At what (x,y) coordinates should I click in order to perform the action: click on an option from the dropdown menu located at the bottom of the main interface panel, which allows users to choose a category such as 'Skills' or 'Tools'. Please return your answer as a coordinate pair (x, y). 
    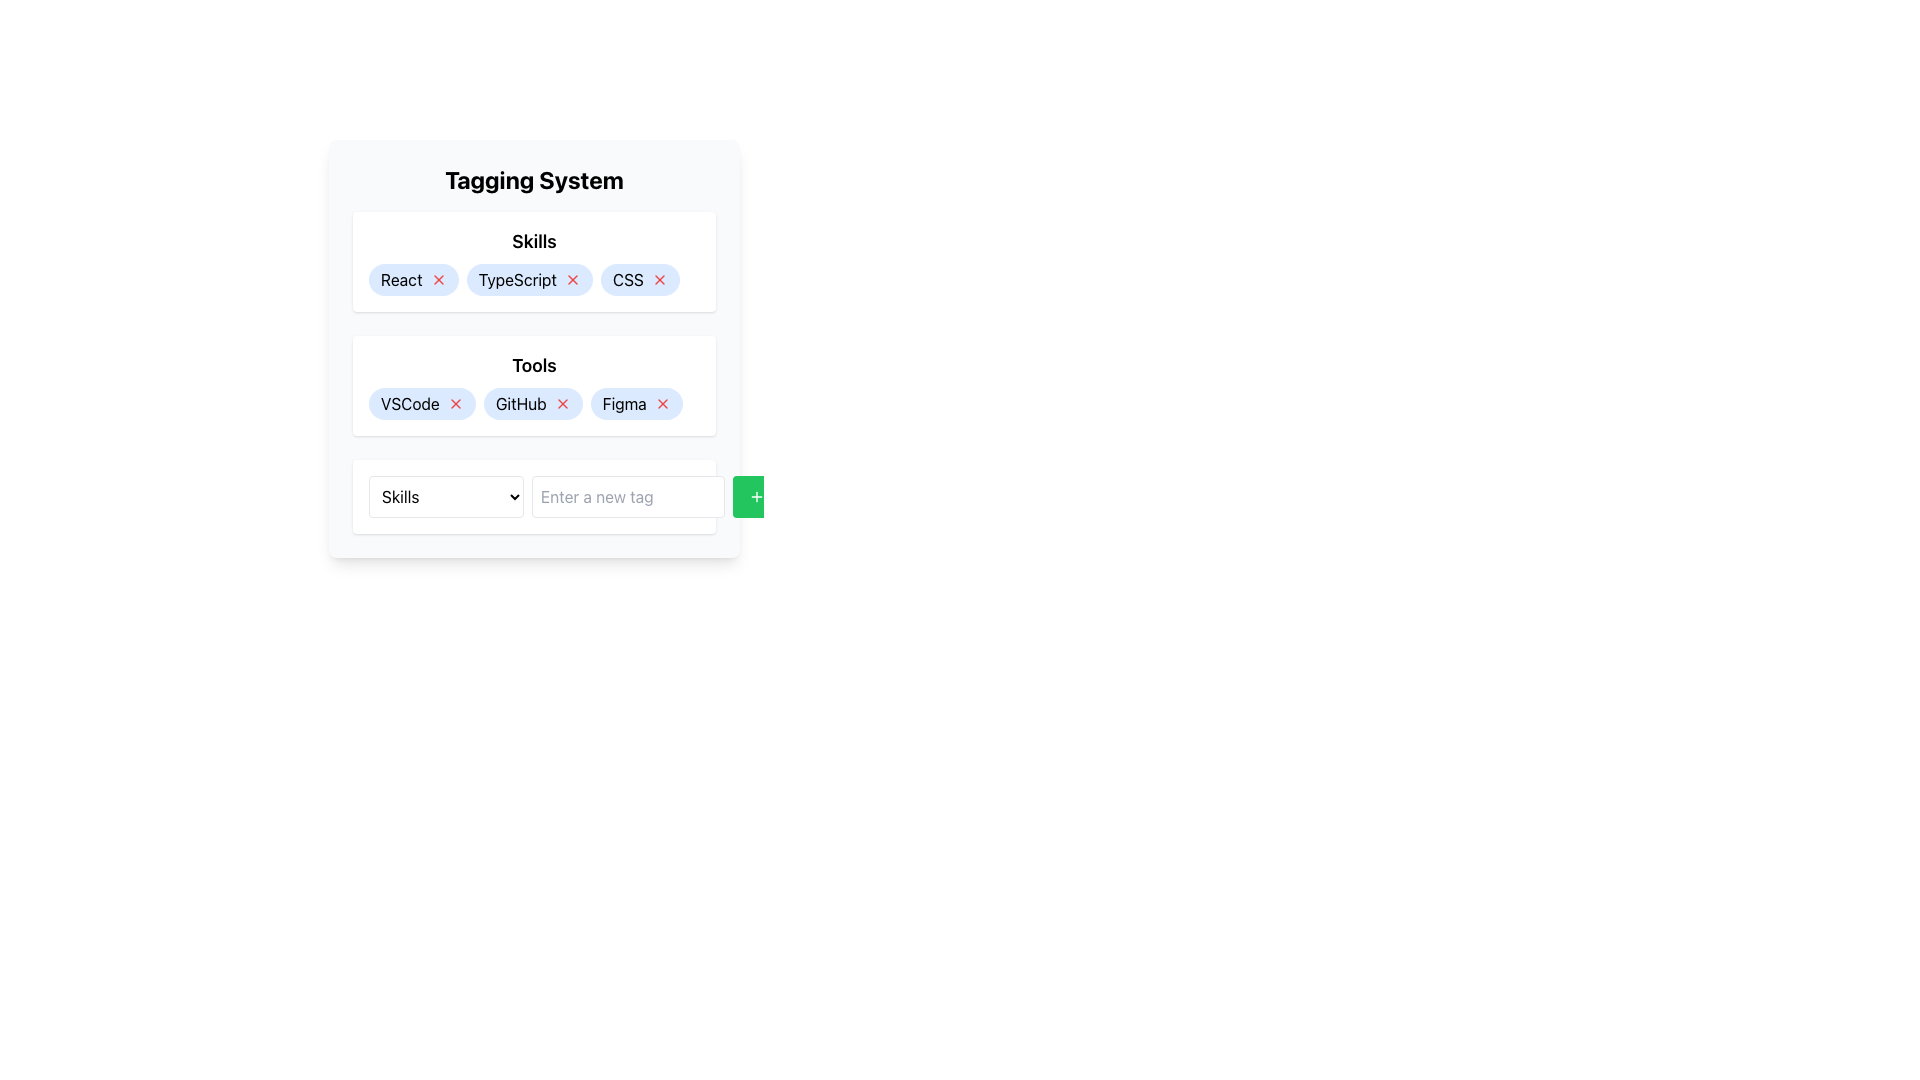
    Looking at the image, I should click on (445, 496).